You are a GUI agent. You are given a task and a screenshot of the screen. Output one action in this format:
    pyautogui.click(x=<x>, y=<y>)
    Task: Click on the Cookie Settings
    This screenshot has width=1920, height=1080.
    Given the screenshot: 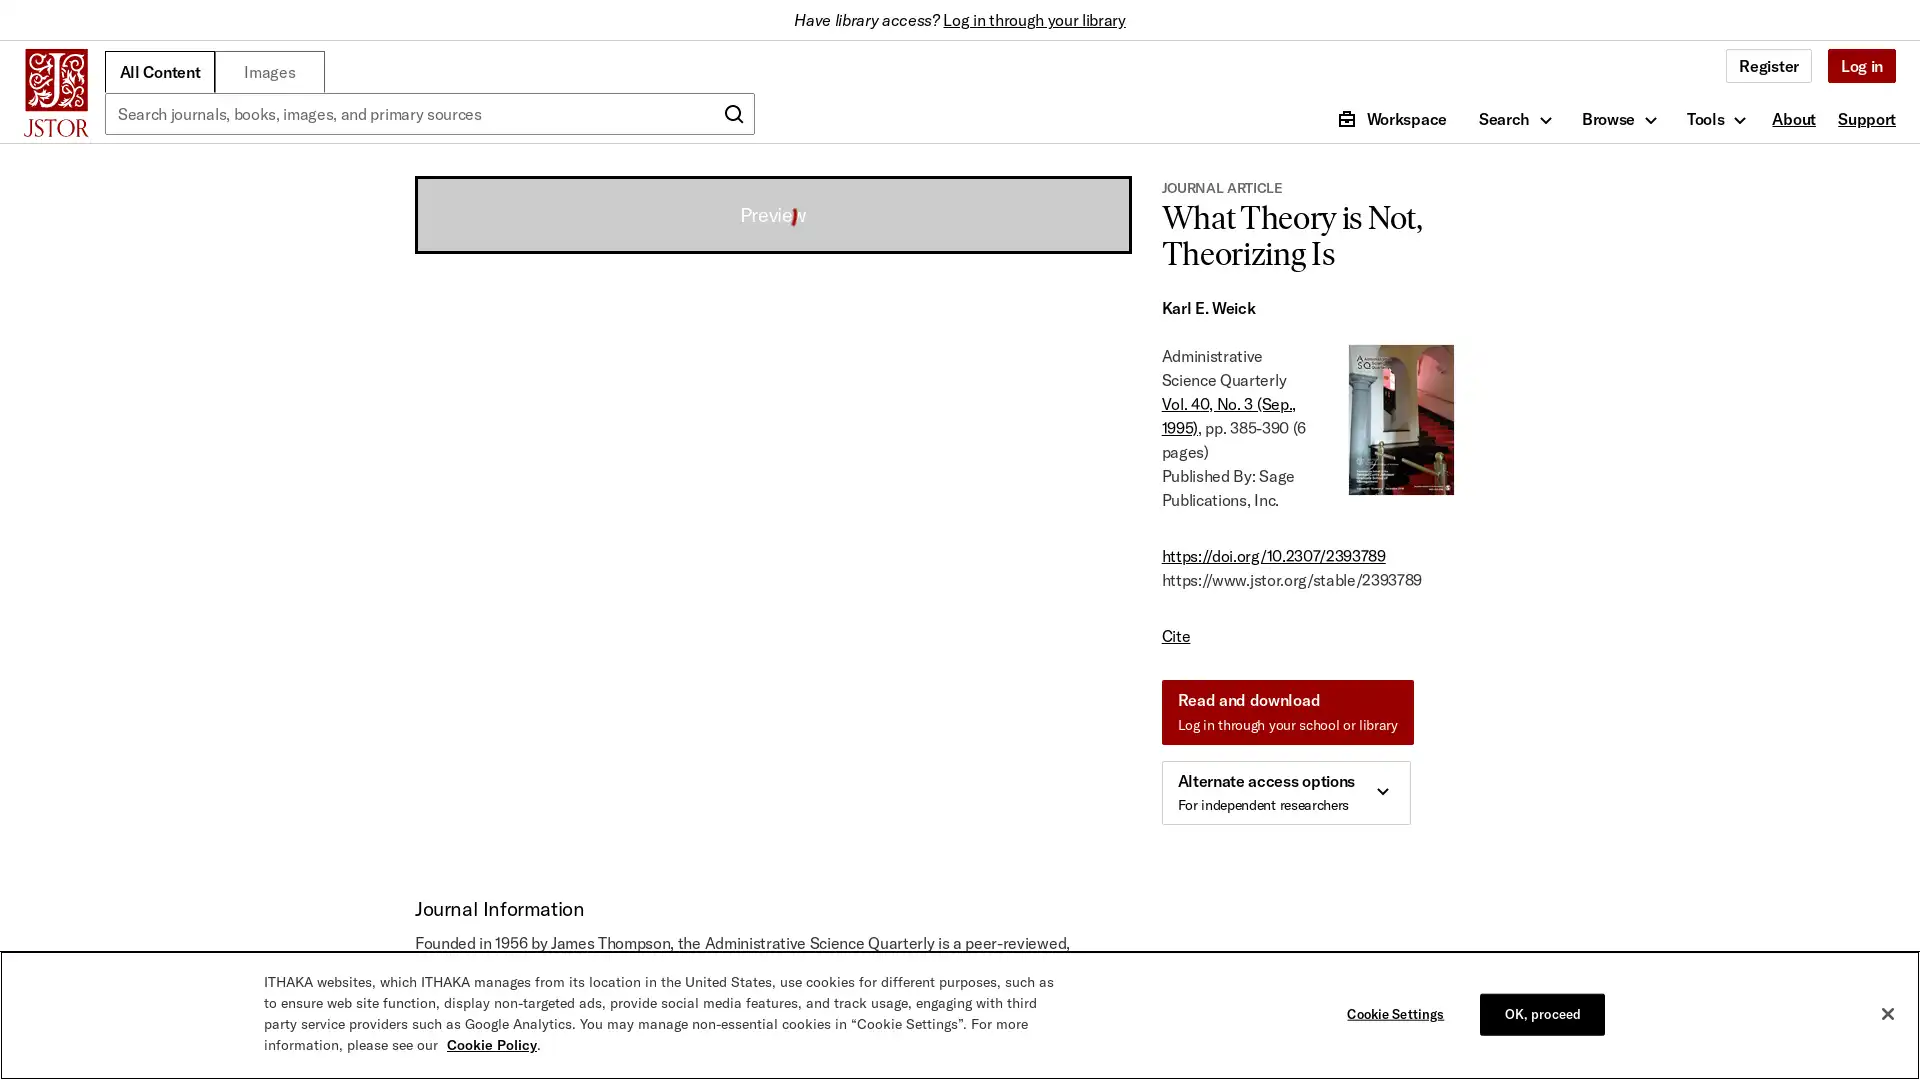 What is the action you would take?
    pyautogui.click(x=1399, y=1014)
    